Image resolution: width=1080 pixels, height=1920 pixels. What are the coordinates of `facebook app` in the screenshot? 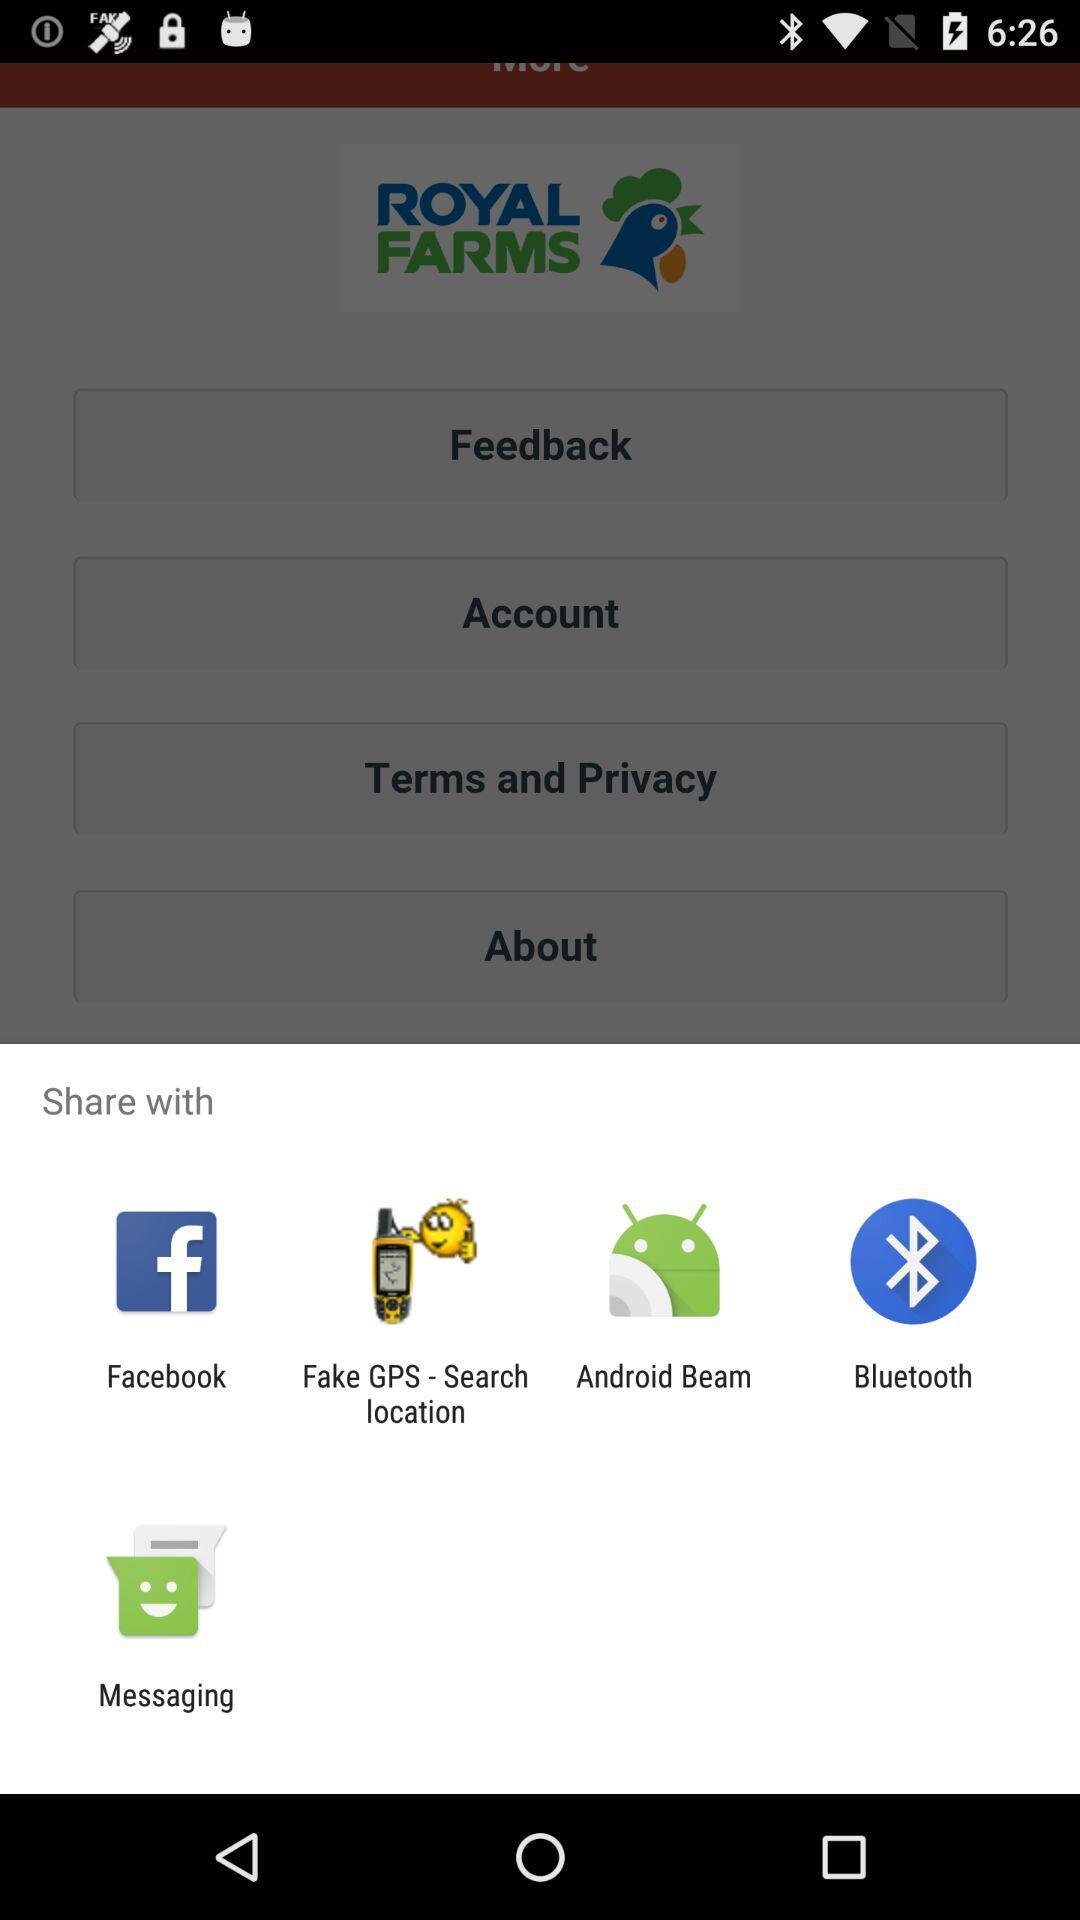 It's located at (165, 1392).